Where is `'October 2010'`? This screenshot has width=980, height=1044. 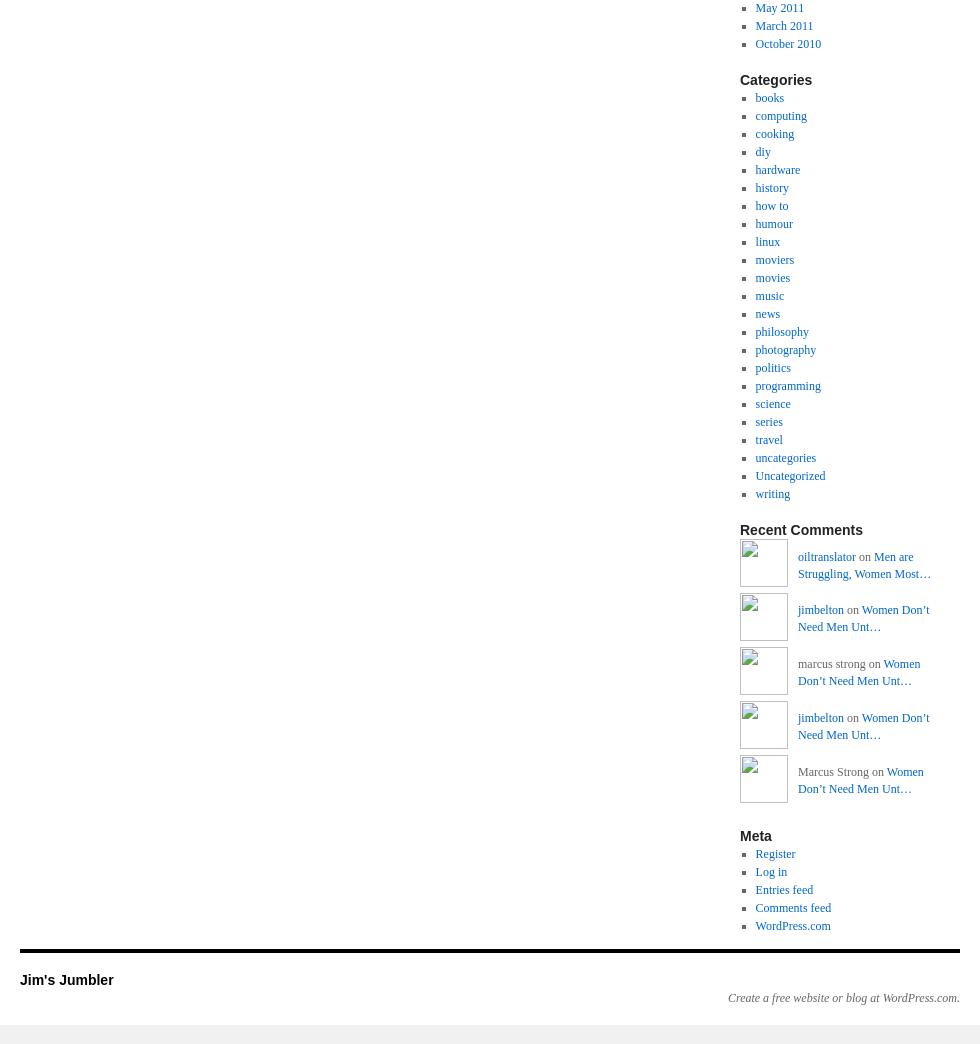
'October 2010' is located at coordinates (788, 42).